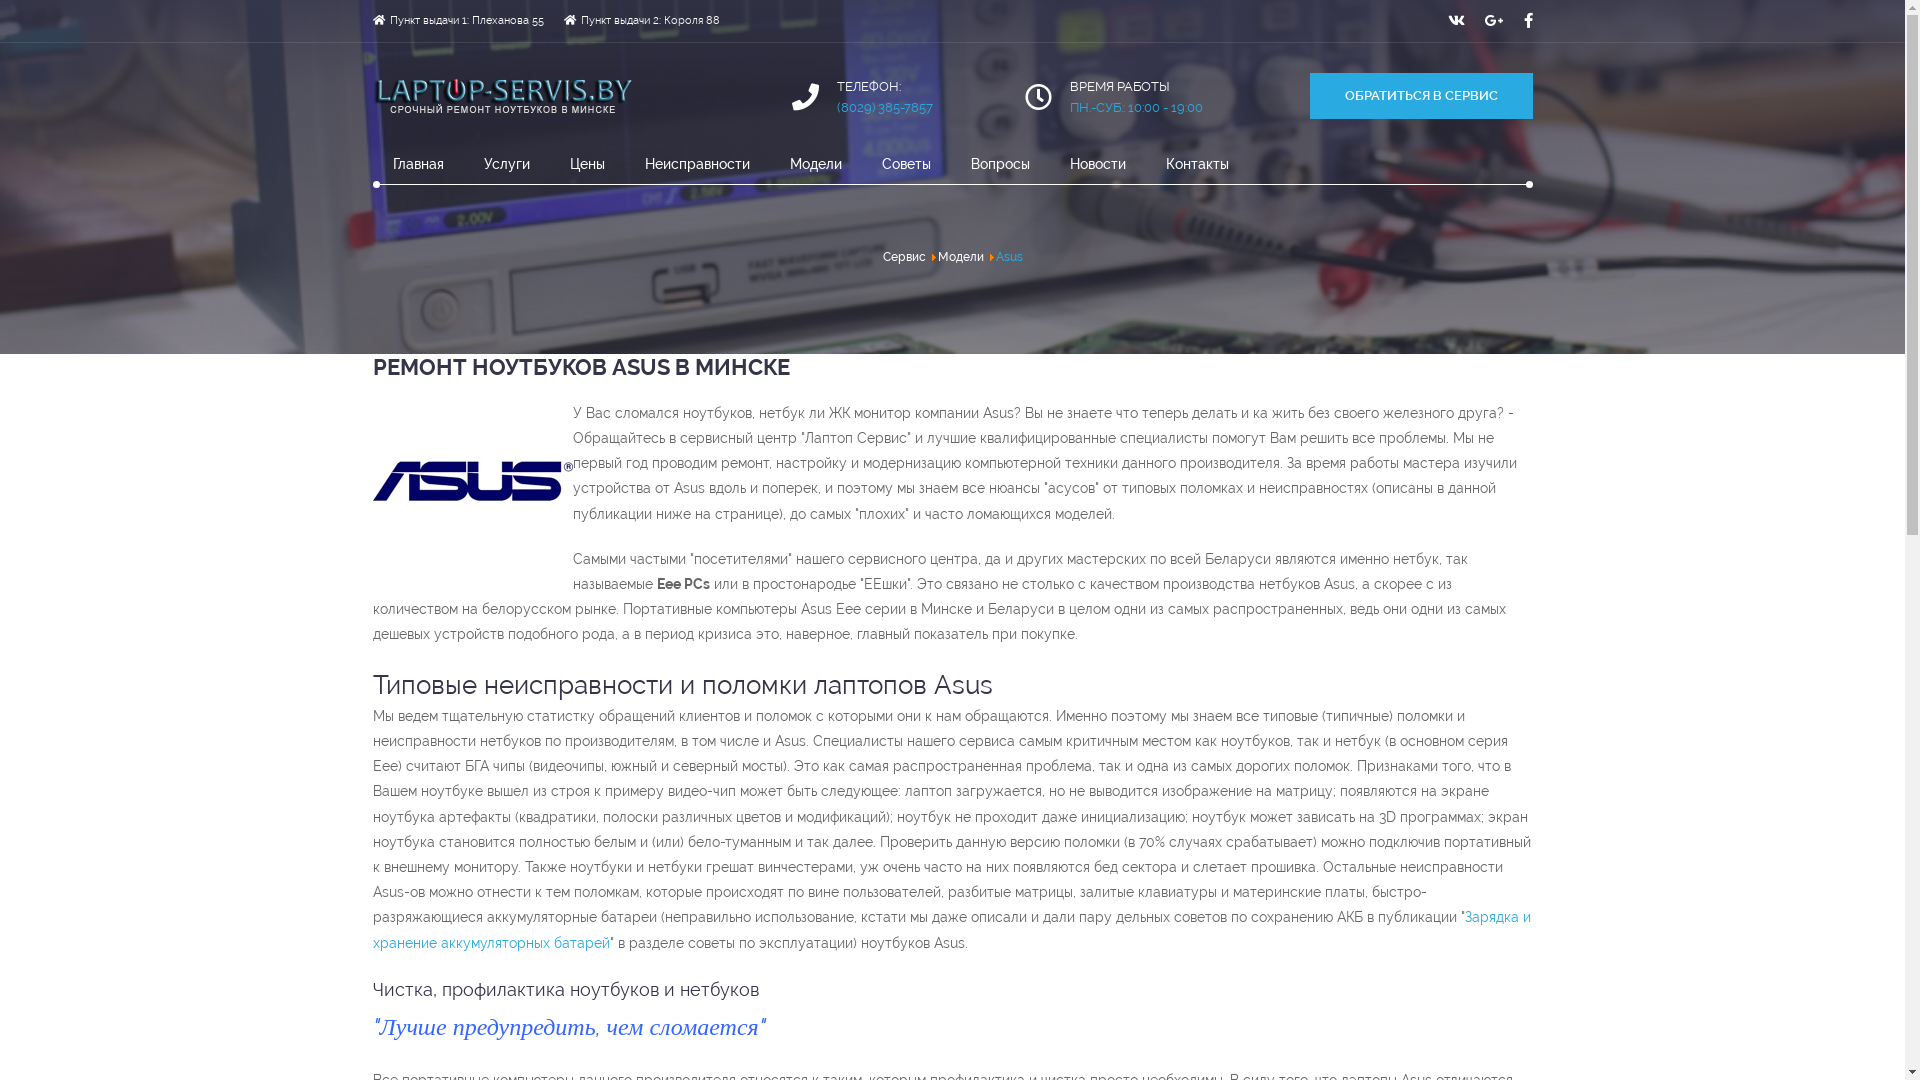 Image resolution: width=1920 pixels, height=1080 pixels. I want to click on '(8029) 385-7857', so click(883, 107).